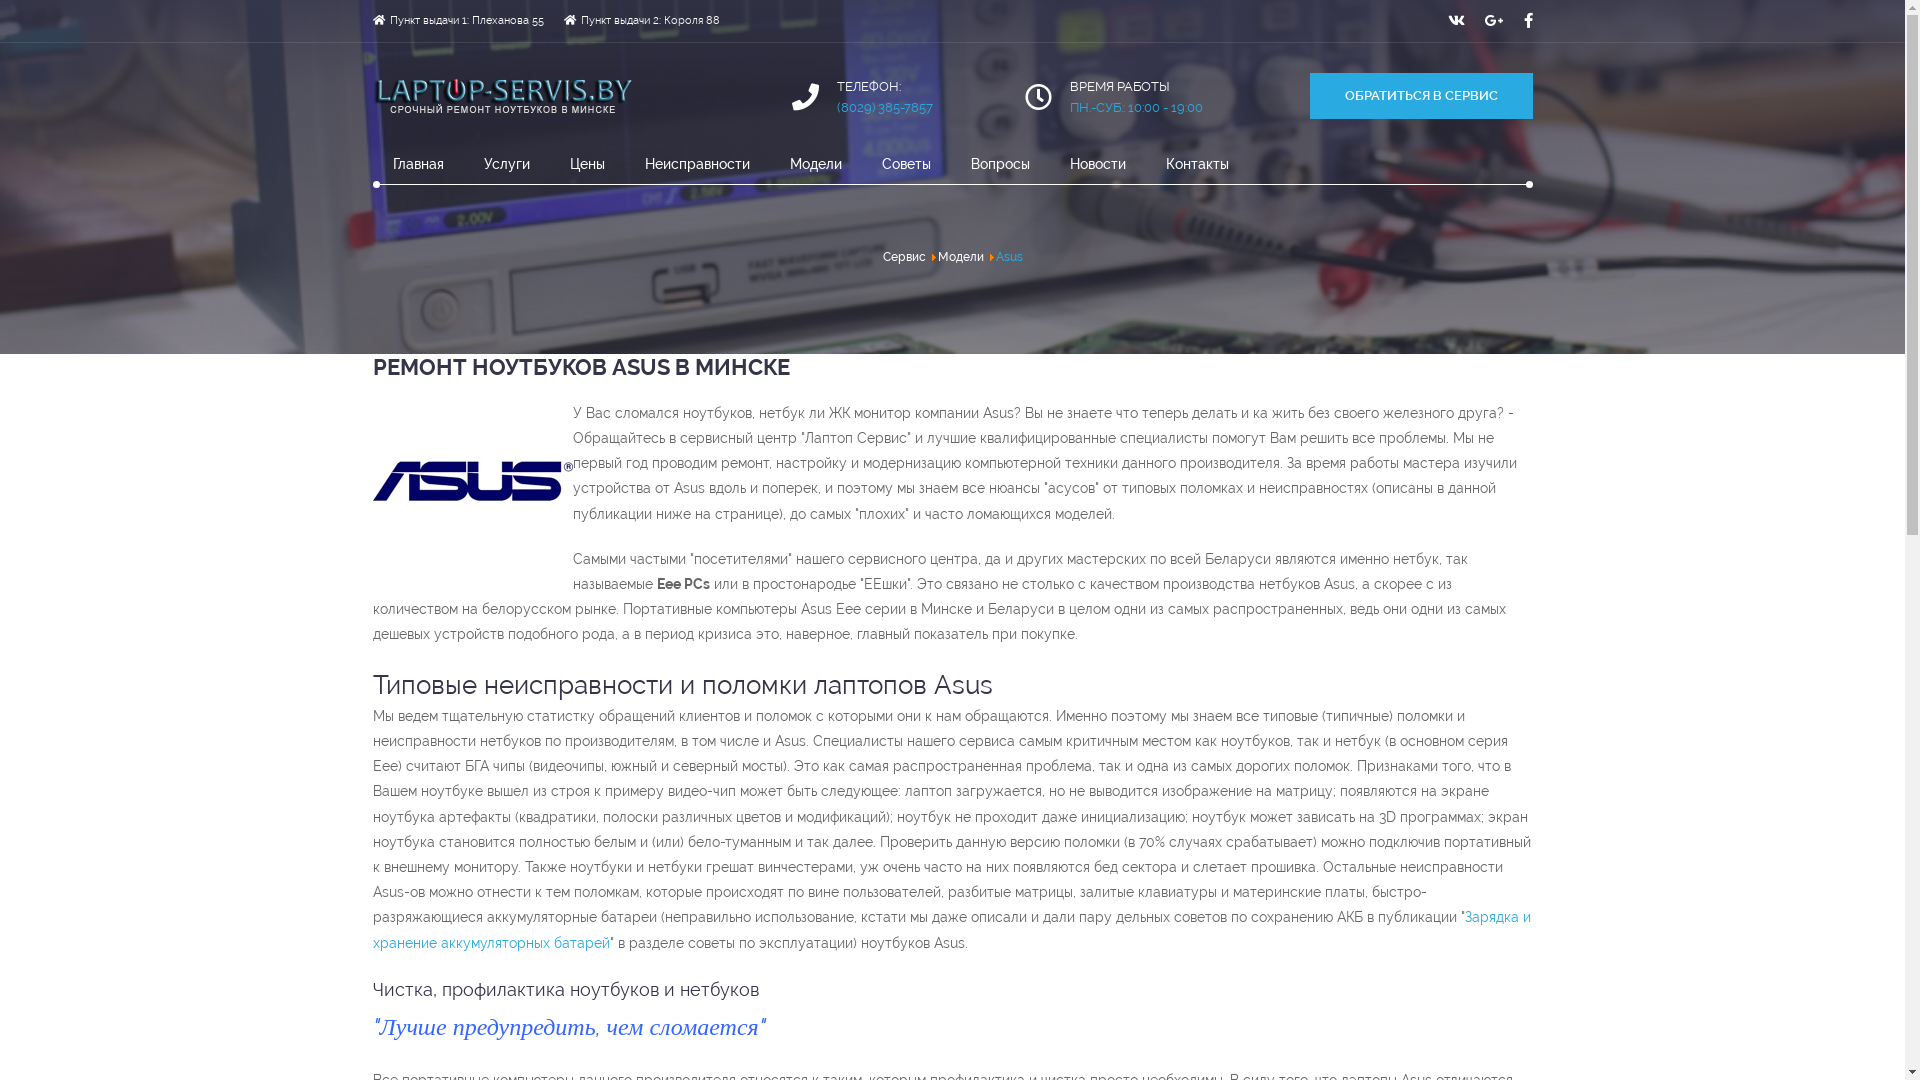 Image resolution: width=1920 pixels, height=1080 pixels. I want to click on '(8029) 385-7857', so click(883, 107).